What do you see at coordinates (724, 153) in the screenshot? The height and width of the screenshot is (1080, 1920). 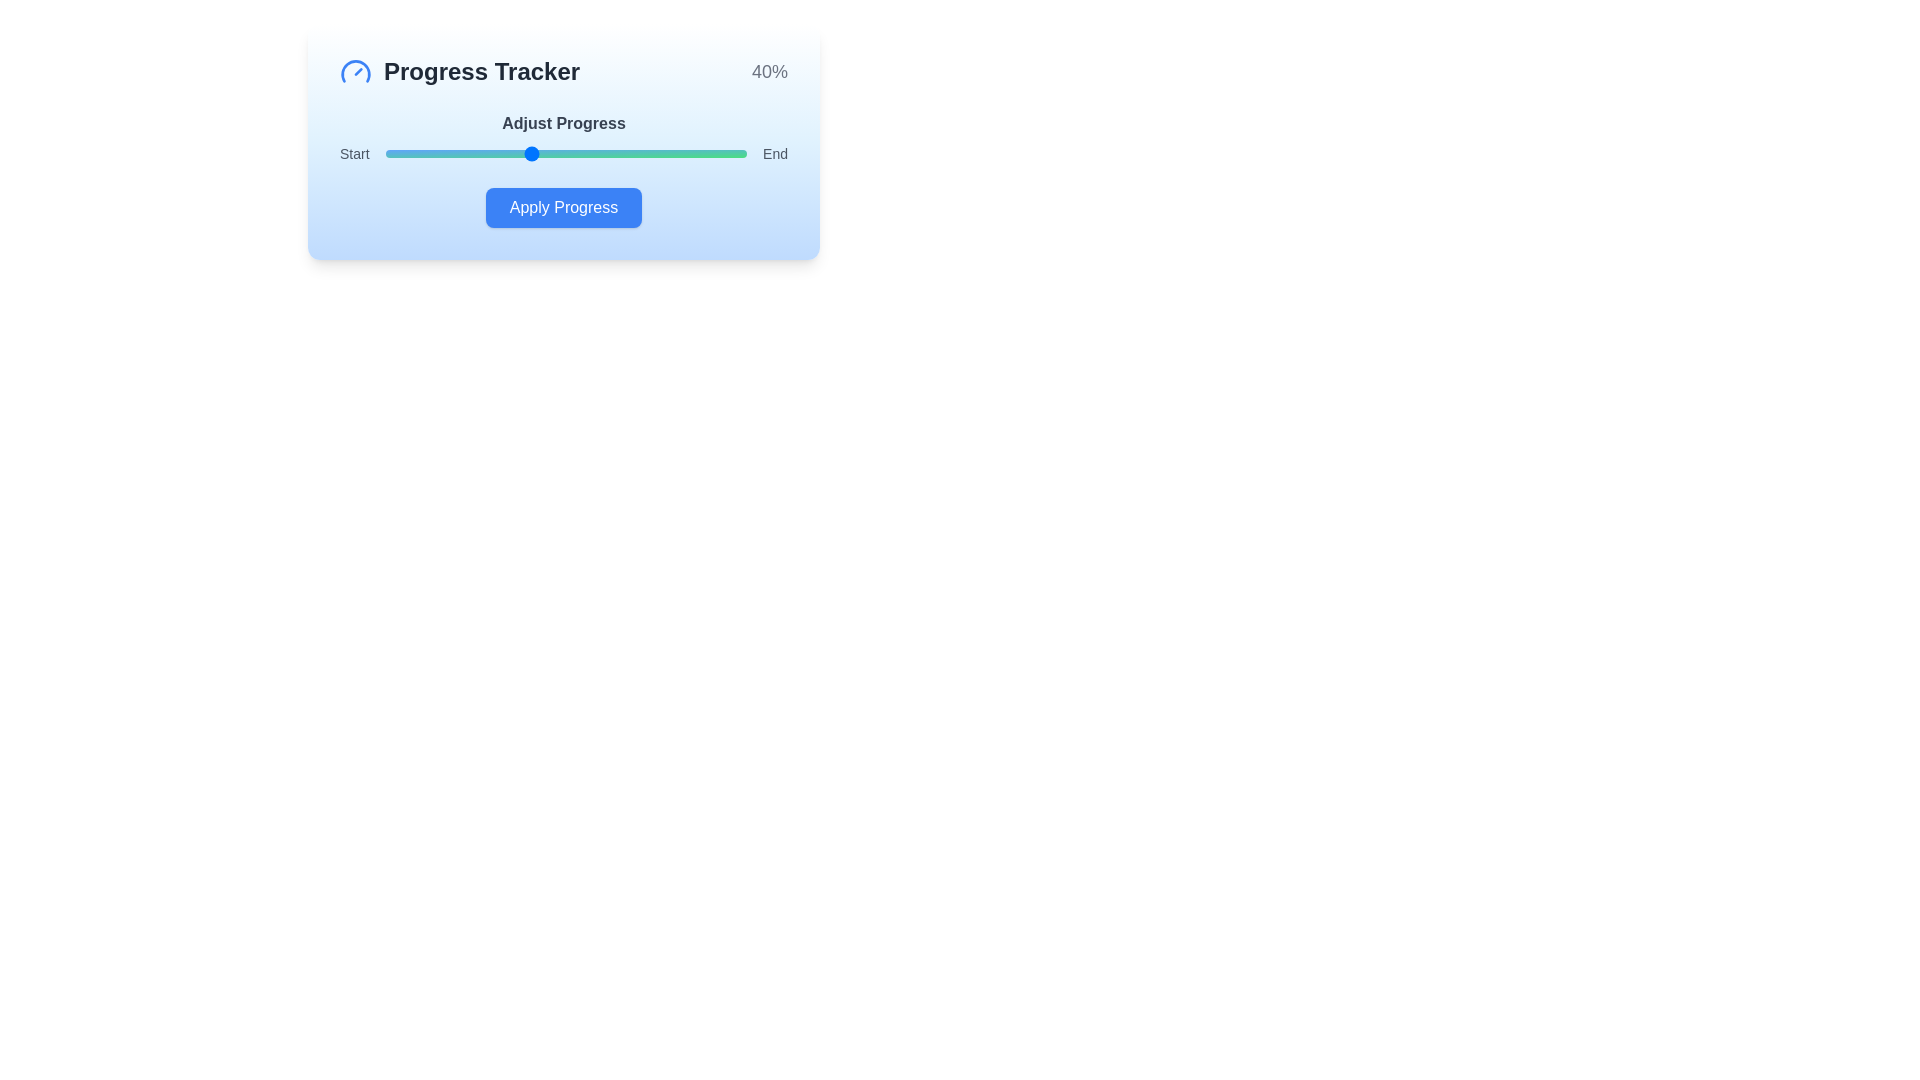 I see `the progress slider to 94%` at bounding box center [724, 153].